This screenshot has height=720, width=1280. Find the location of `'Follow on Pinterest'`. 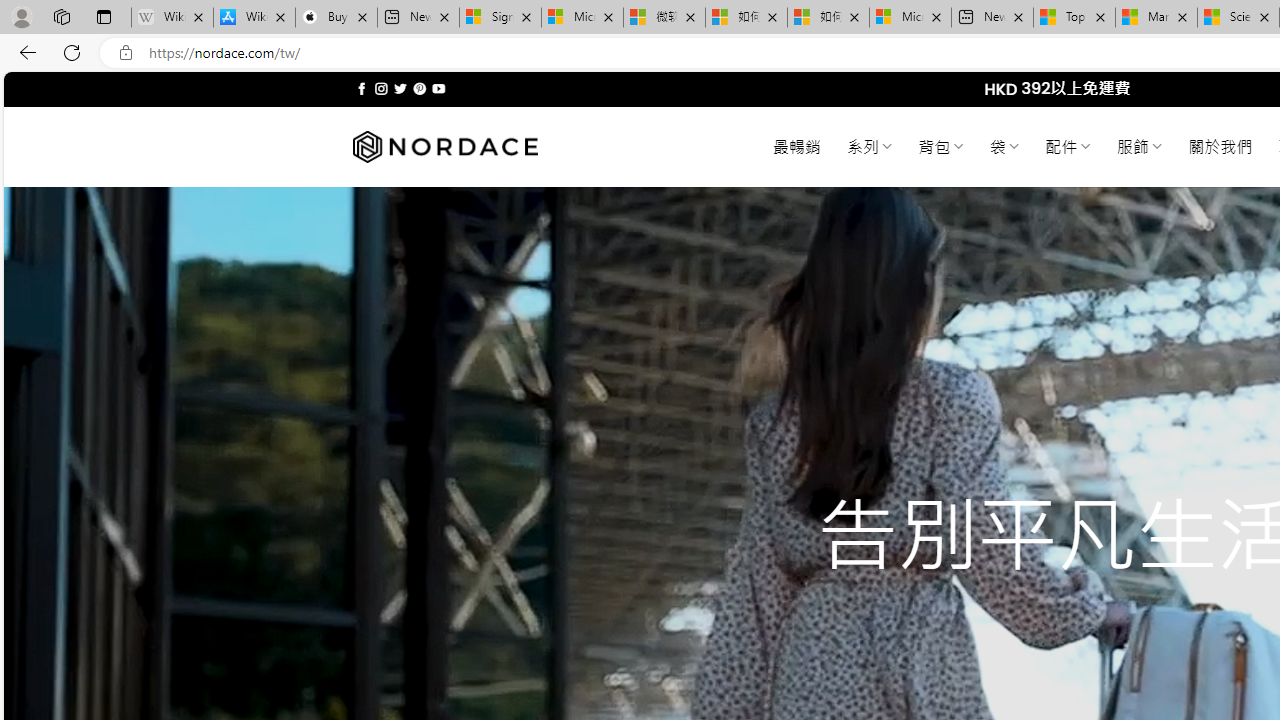

'Follow on Pinterest' is located at coordinates (418, 88).